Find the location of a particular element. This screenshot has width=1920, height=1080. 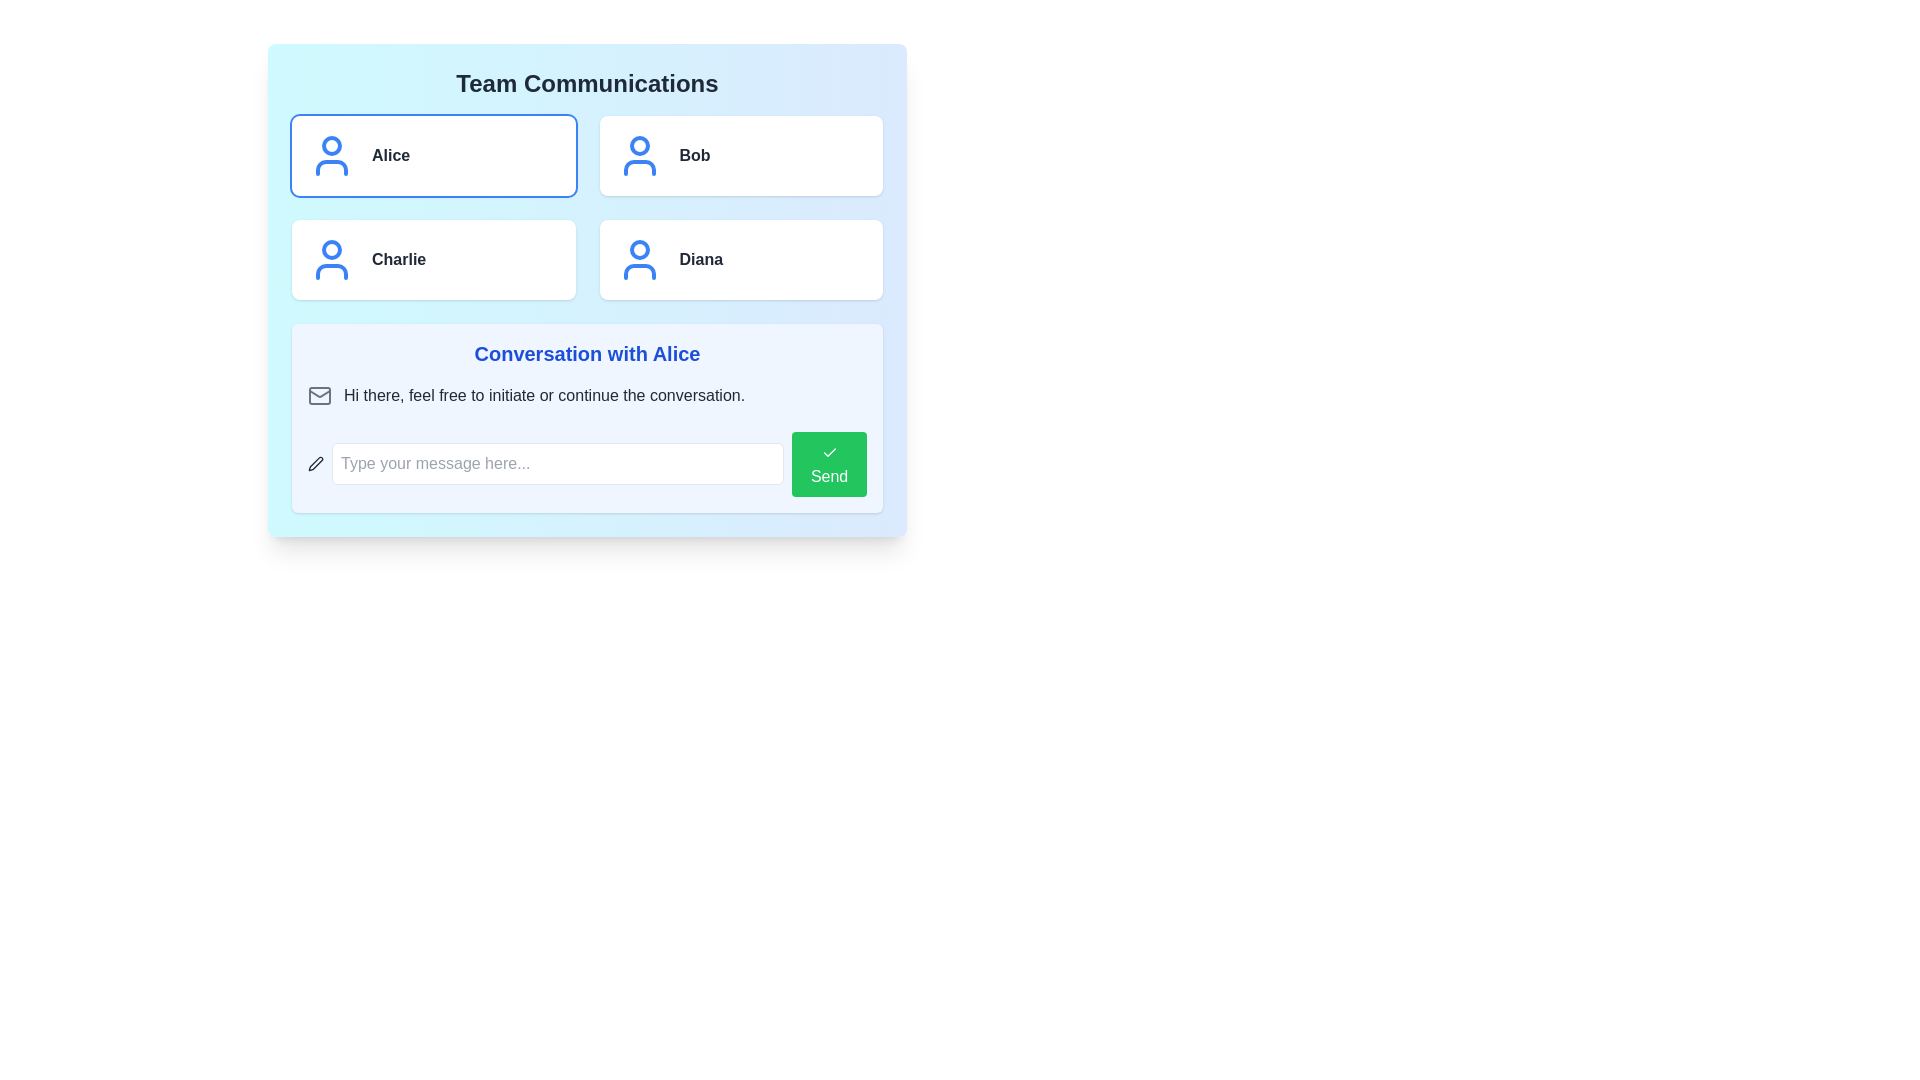

the user profile icon located in the lower-left quadrant of the group 'Charlie', positioned to the left of the name text in the second row of the user list is located at coordinates (331, 258).